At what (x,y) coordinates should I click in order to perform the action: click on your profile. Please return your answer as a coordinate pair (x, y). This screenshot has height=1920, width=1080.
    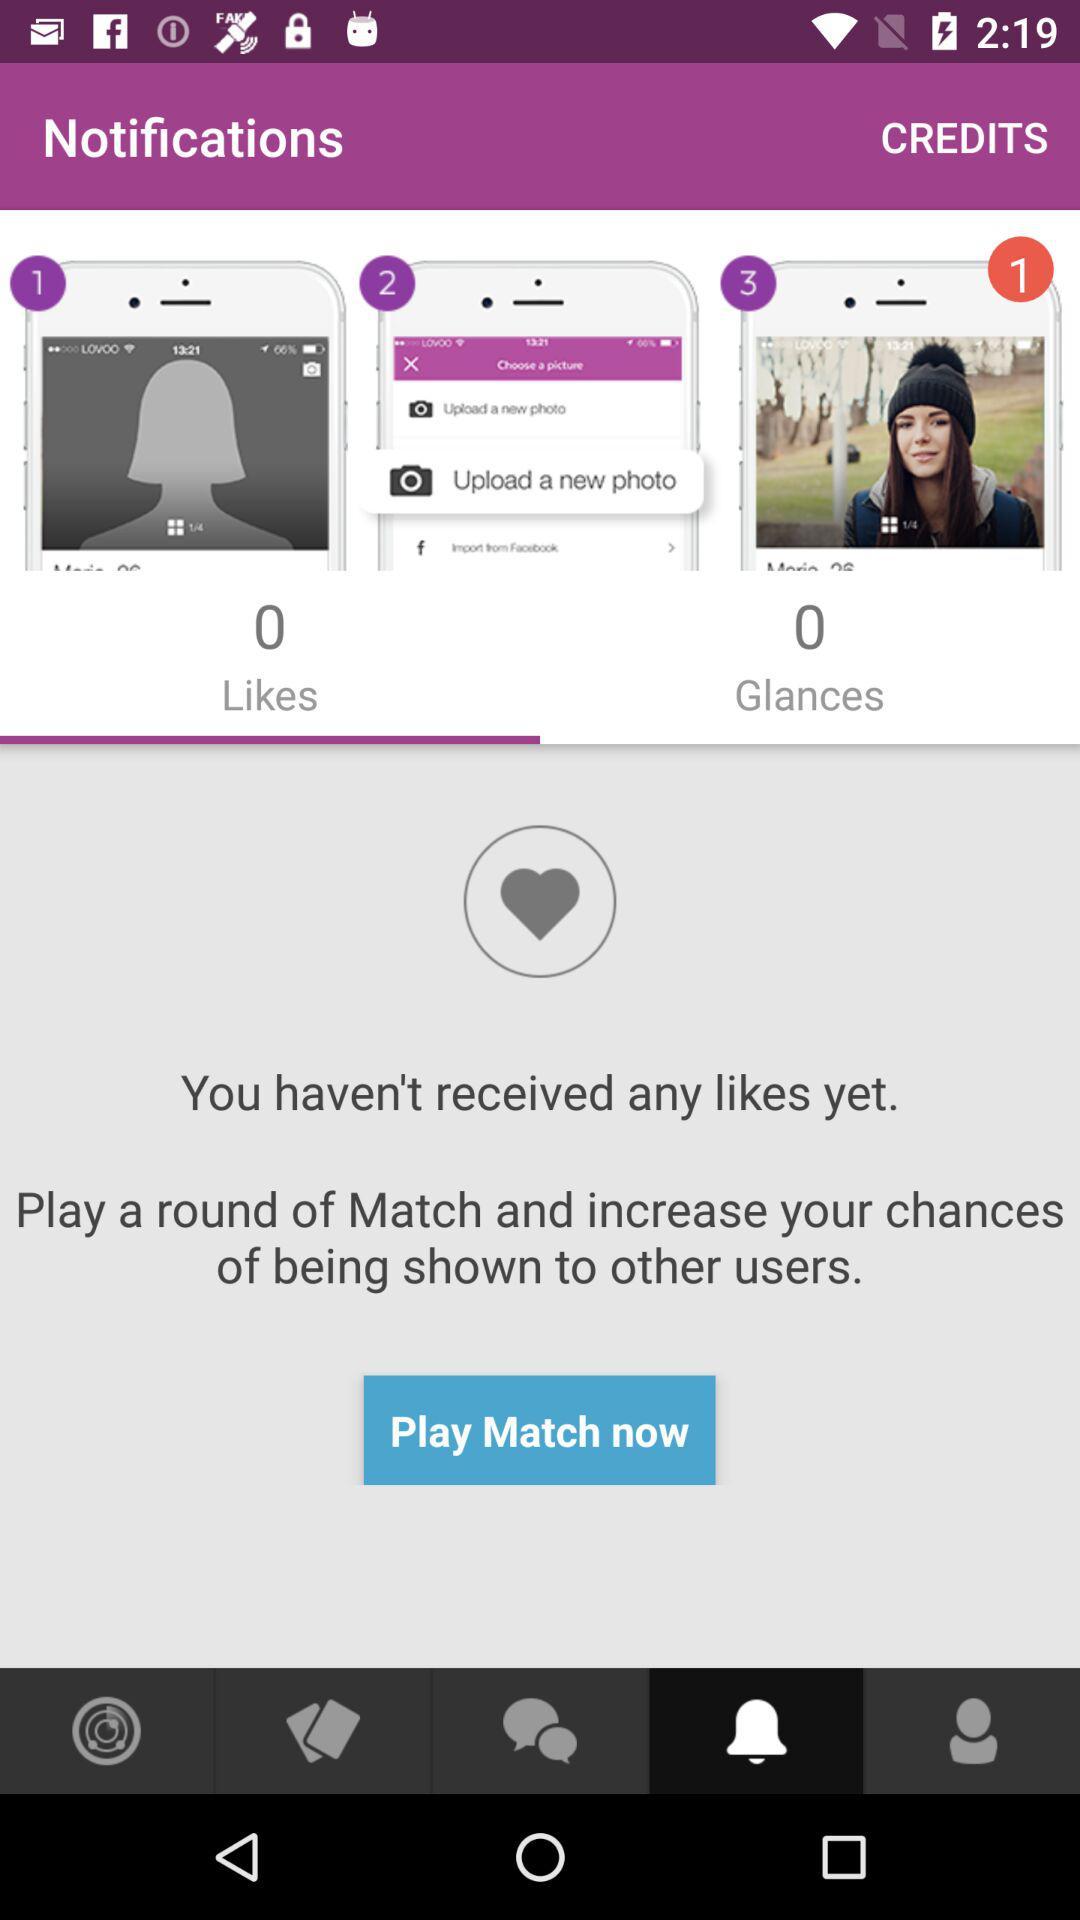
    Looking at the image, I should click on (972, 1730).